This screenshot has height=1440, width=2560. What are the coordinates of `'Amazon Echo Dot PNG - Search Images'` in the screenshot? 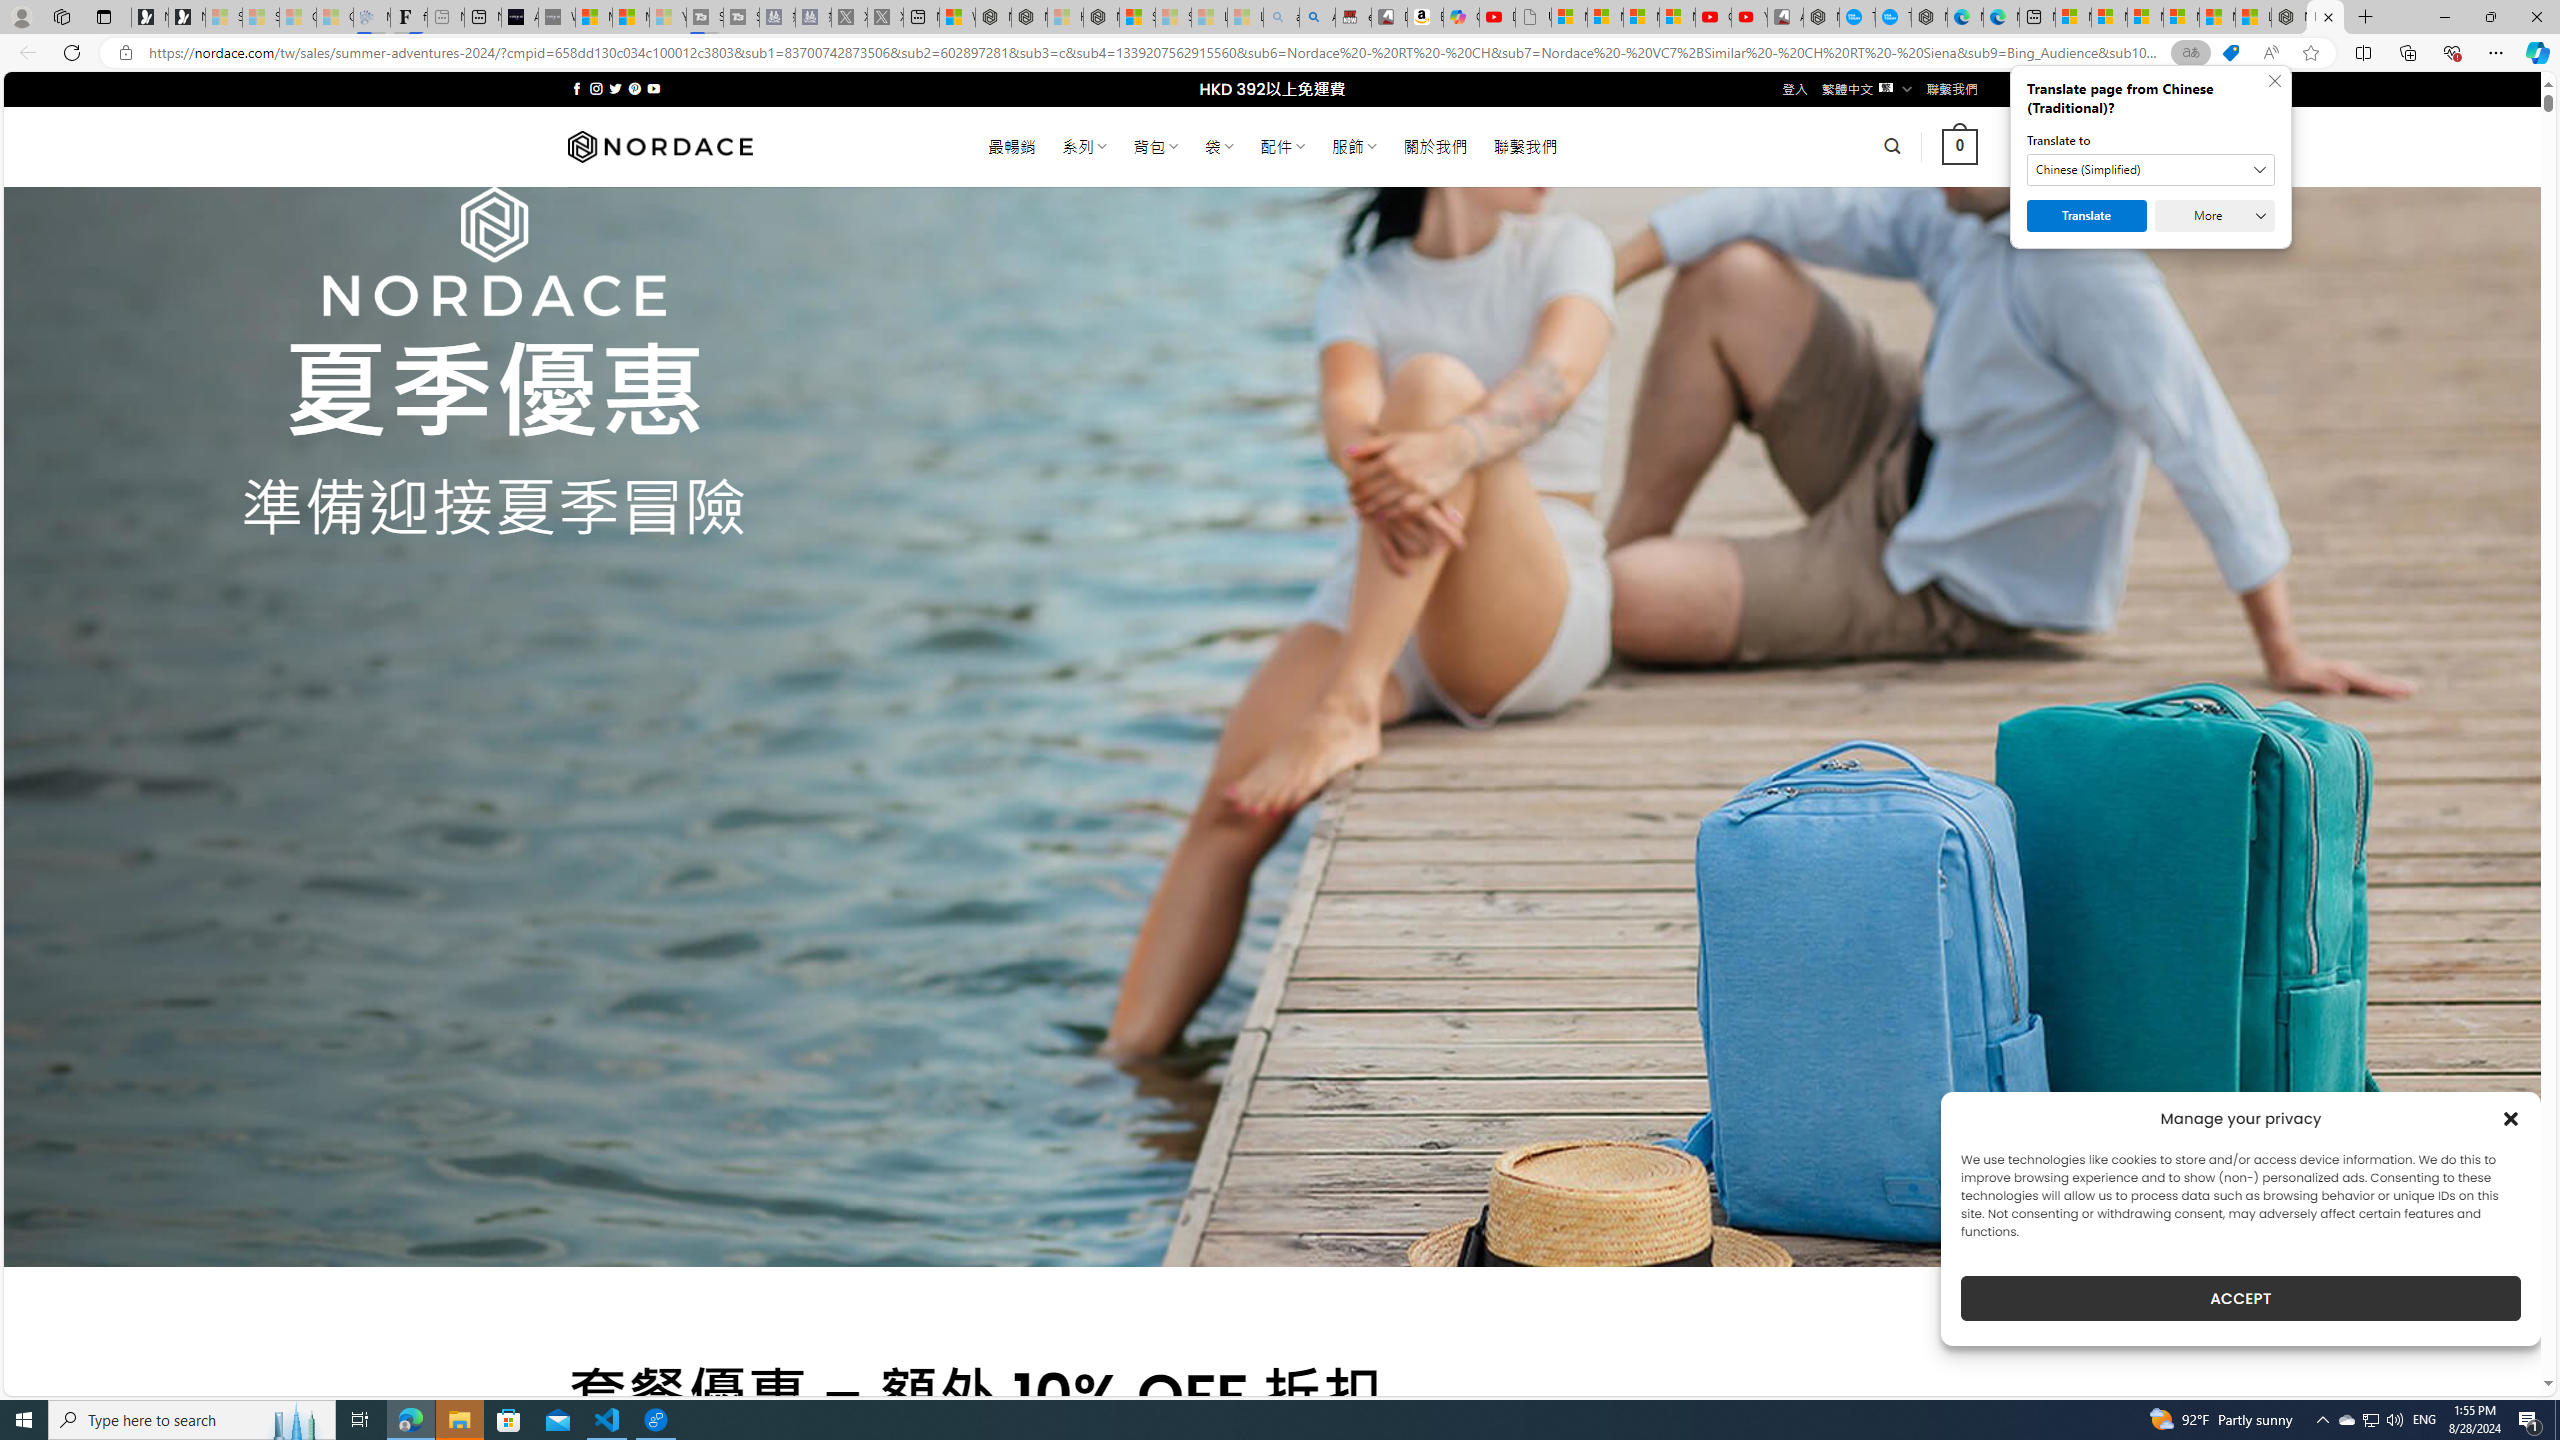 It's located at (1316, 16).